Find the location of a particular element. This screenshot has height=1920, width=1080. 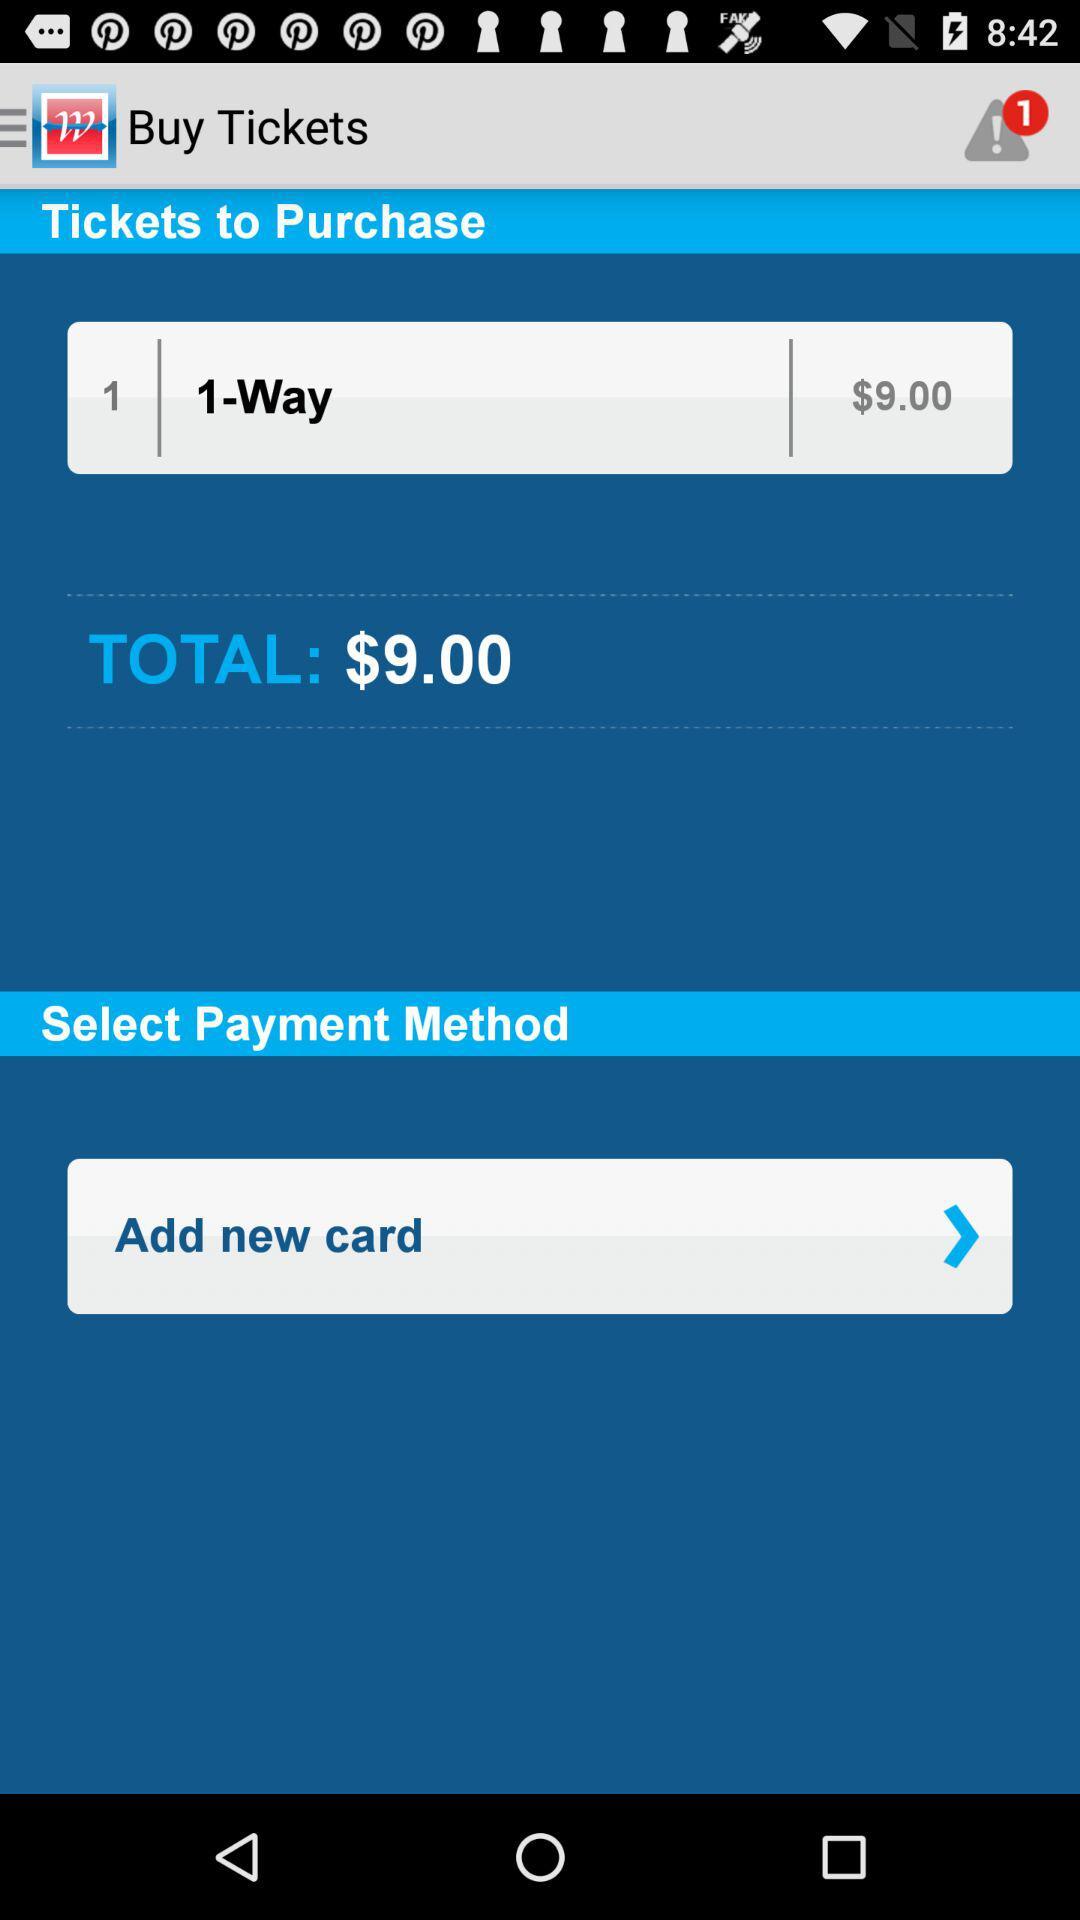

app below the 1 is located at coordinates (540, 508).